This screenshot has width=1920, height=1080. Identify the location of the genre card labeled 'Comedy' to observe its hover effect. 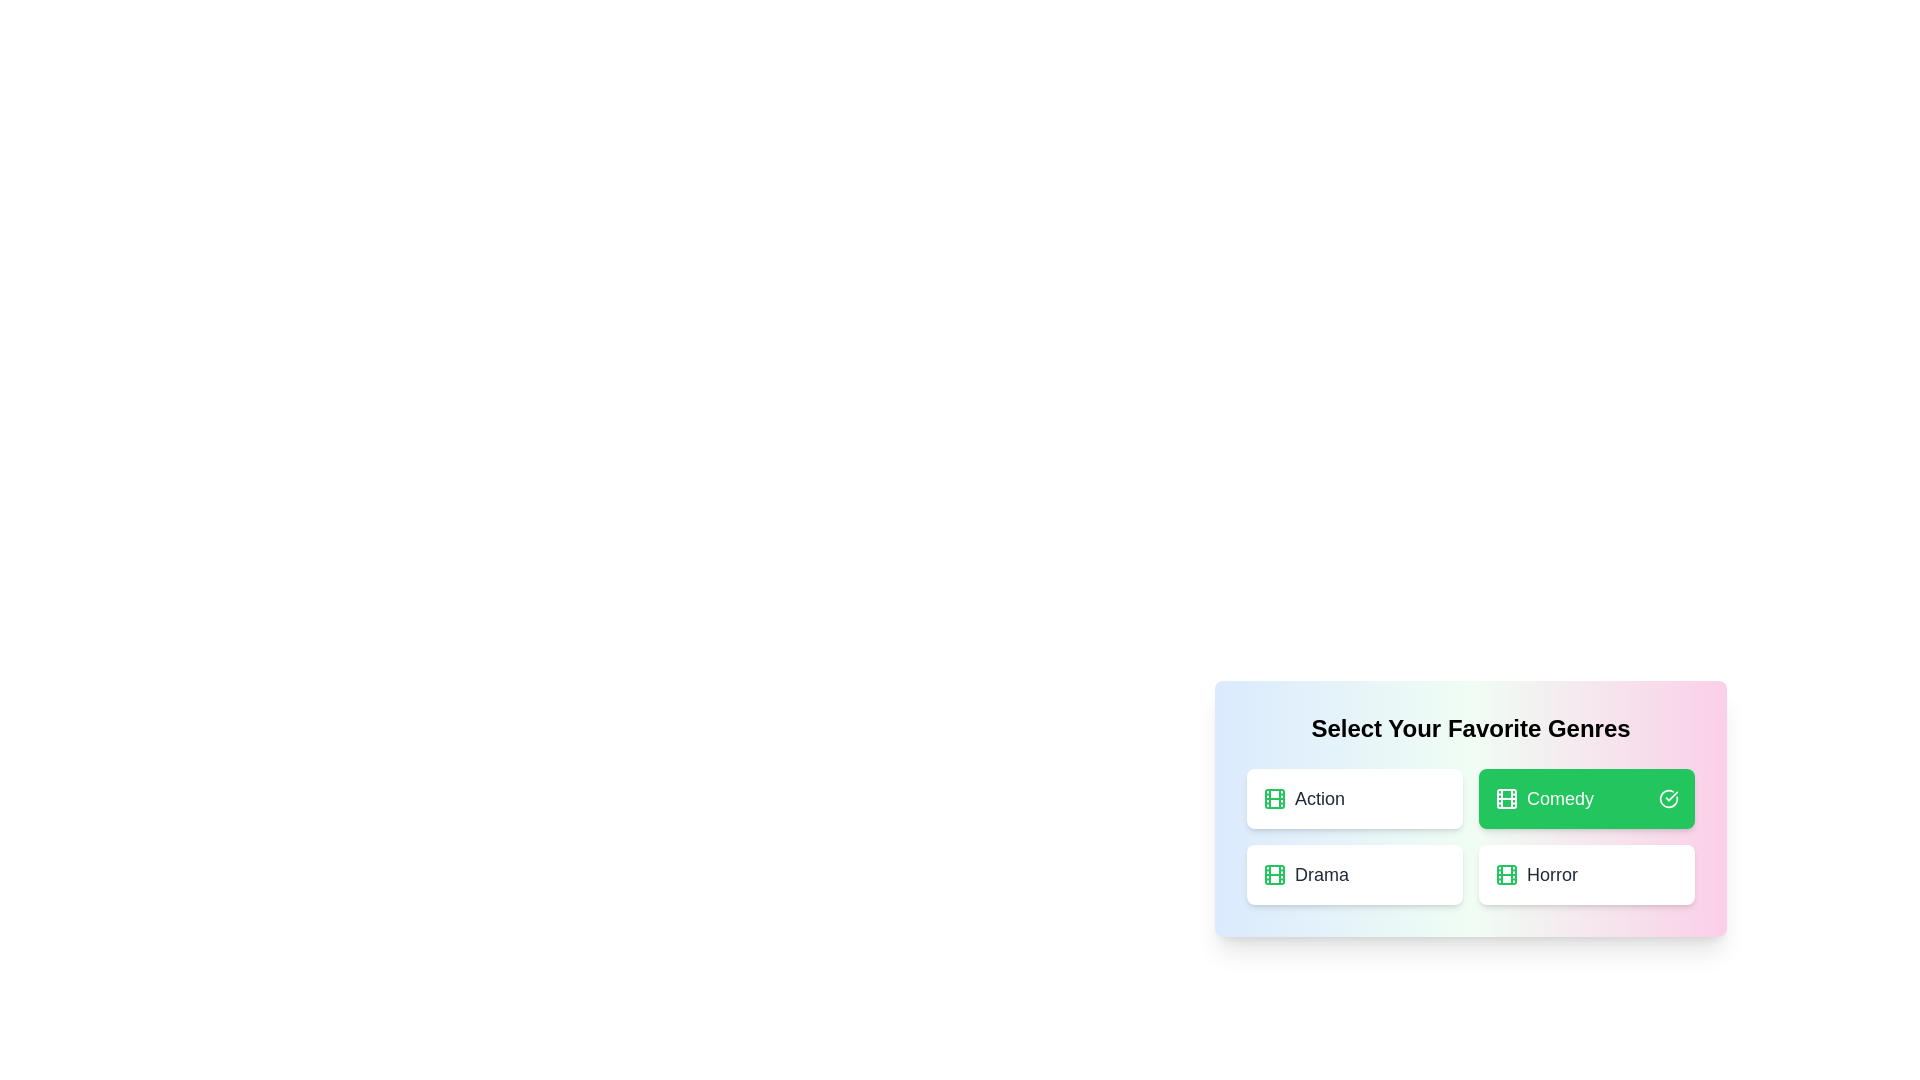
(1586, 797).